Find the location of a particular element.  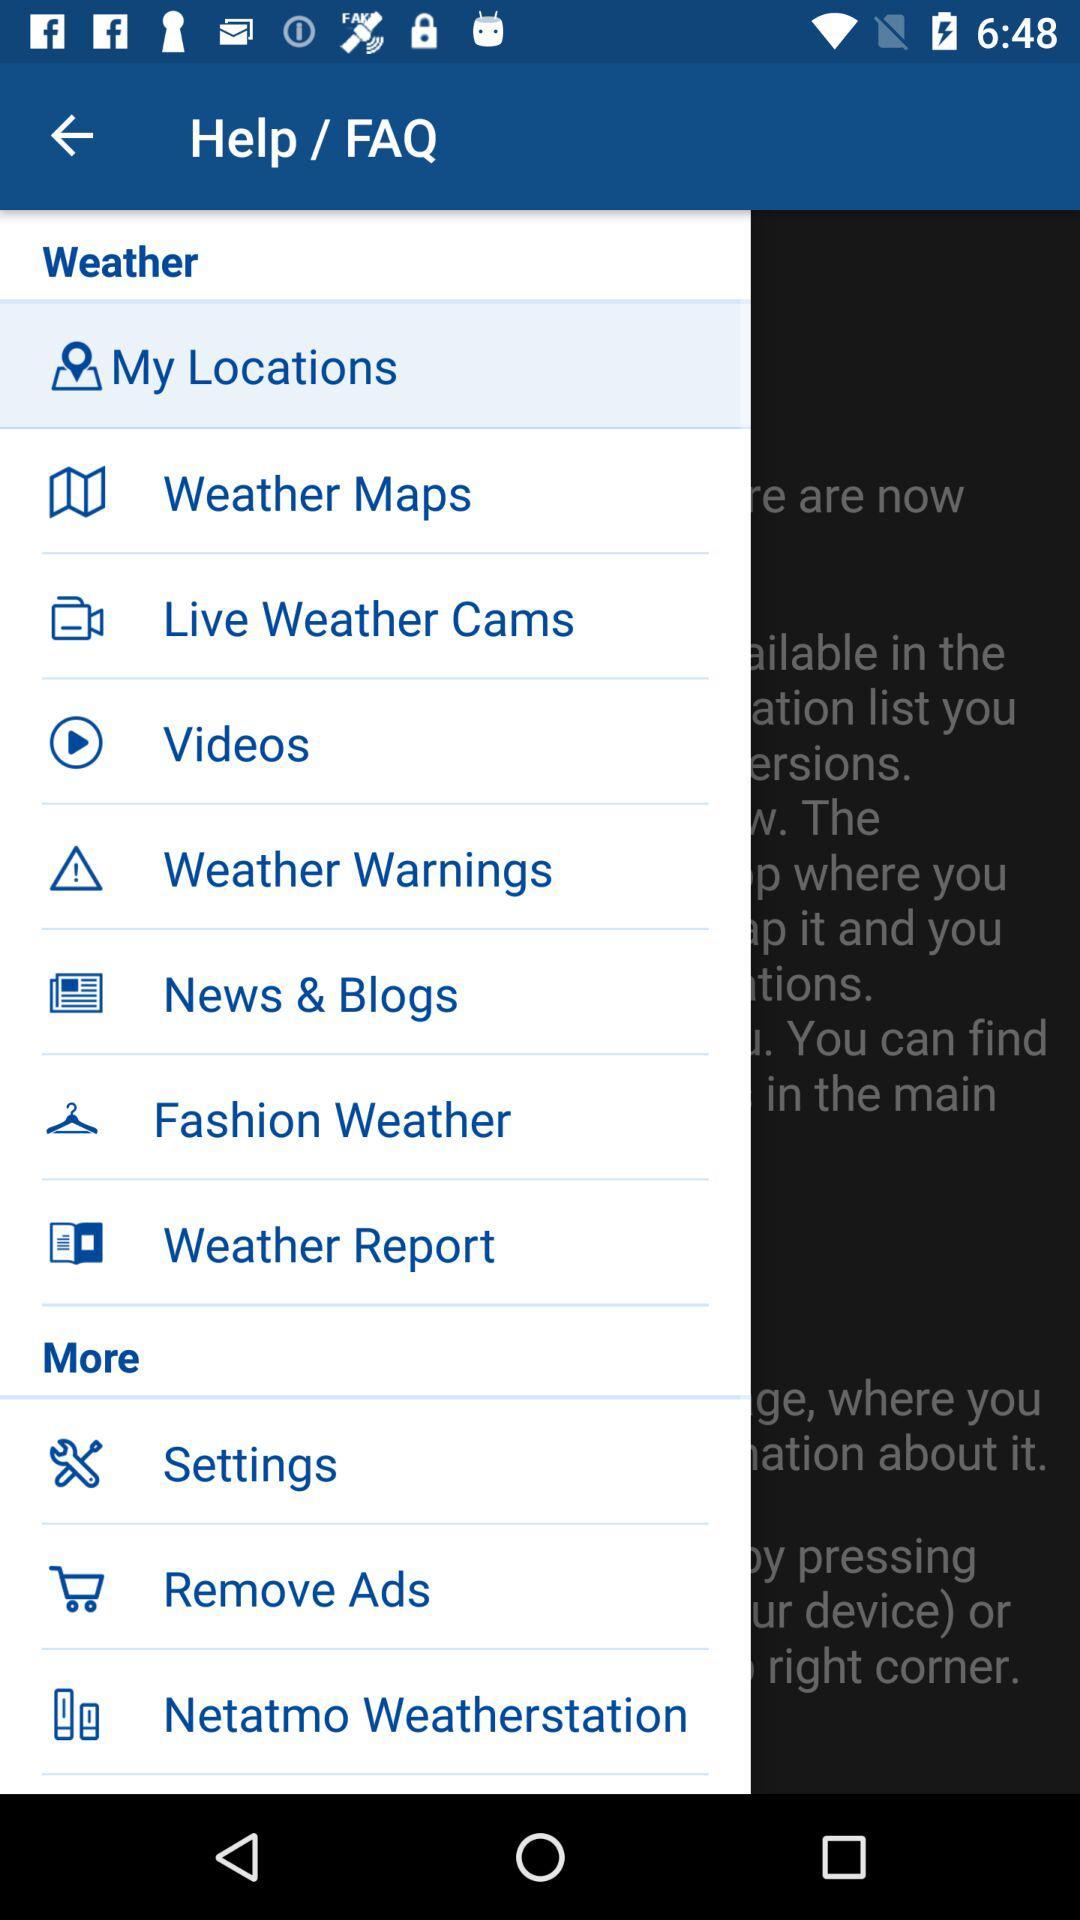

the icon next to the my locations icon is located at coordinates (75, 365).